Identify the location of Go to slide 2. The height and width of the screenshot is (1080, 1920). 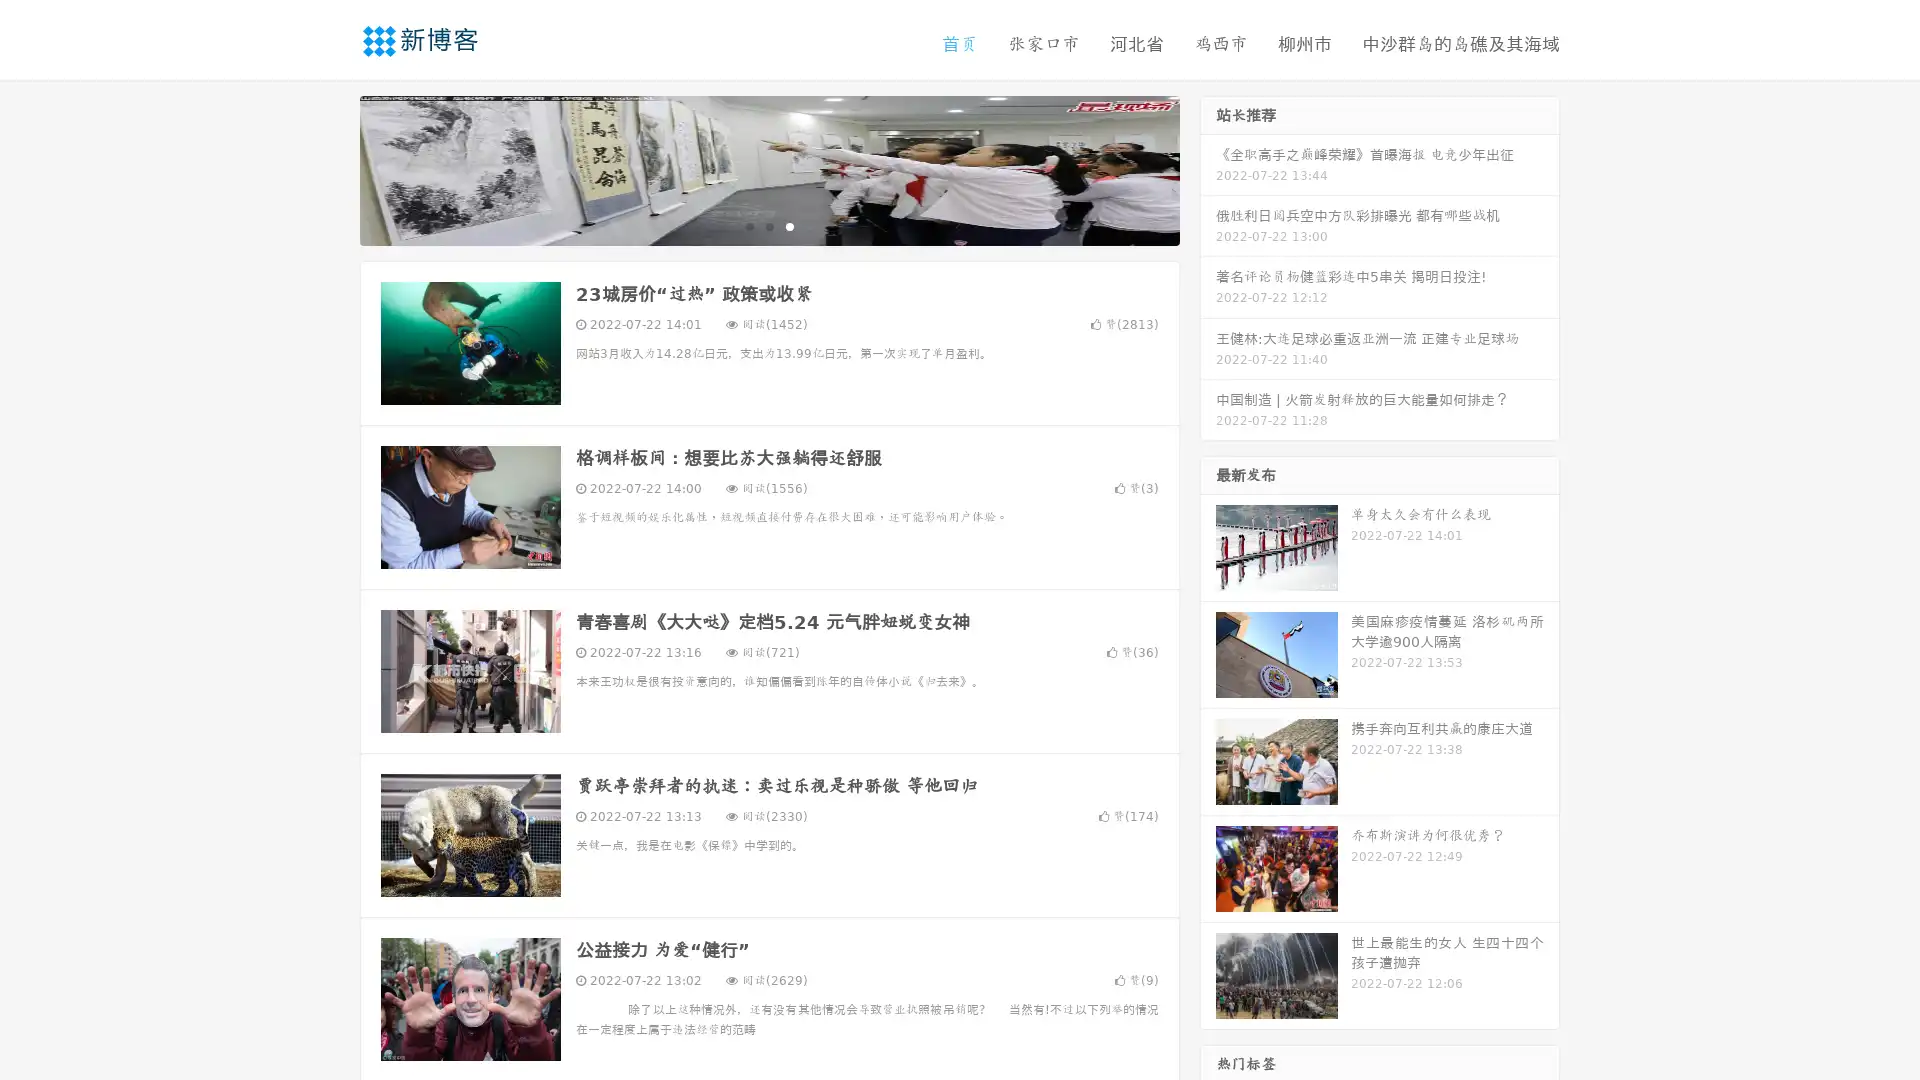
(768, 225).